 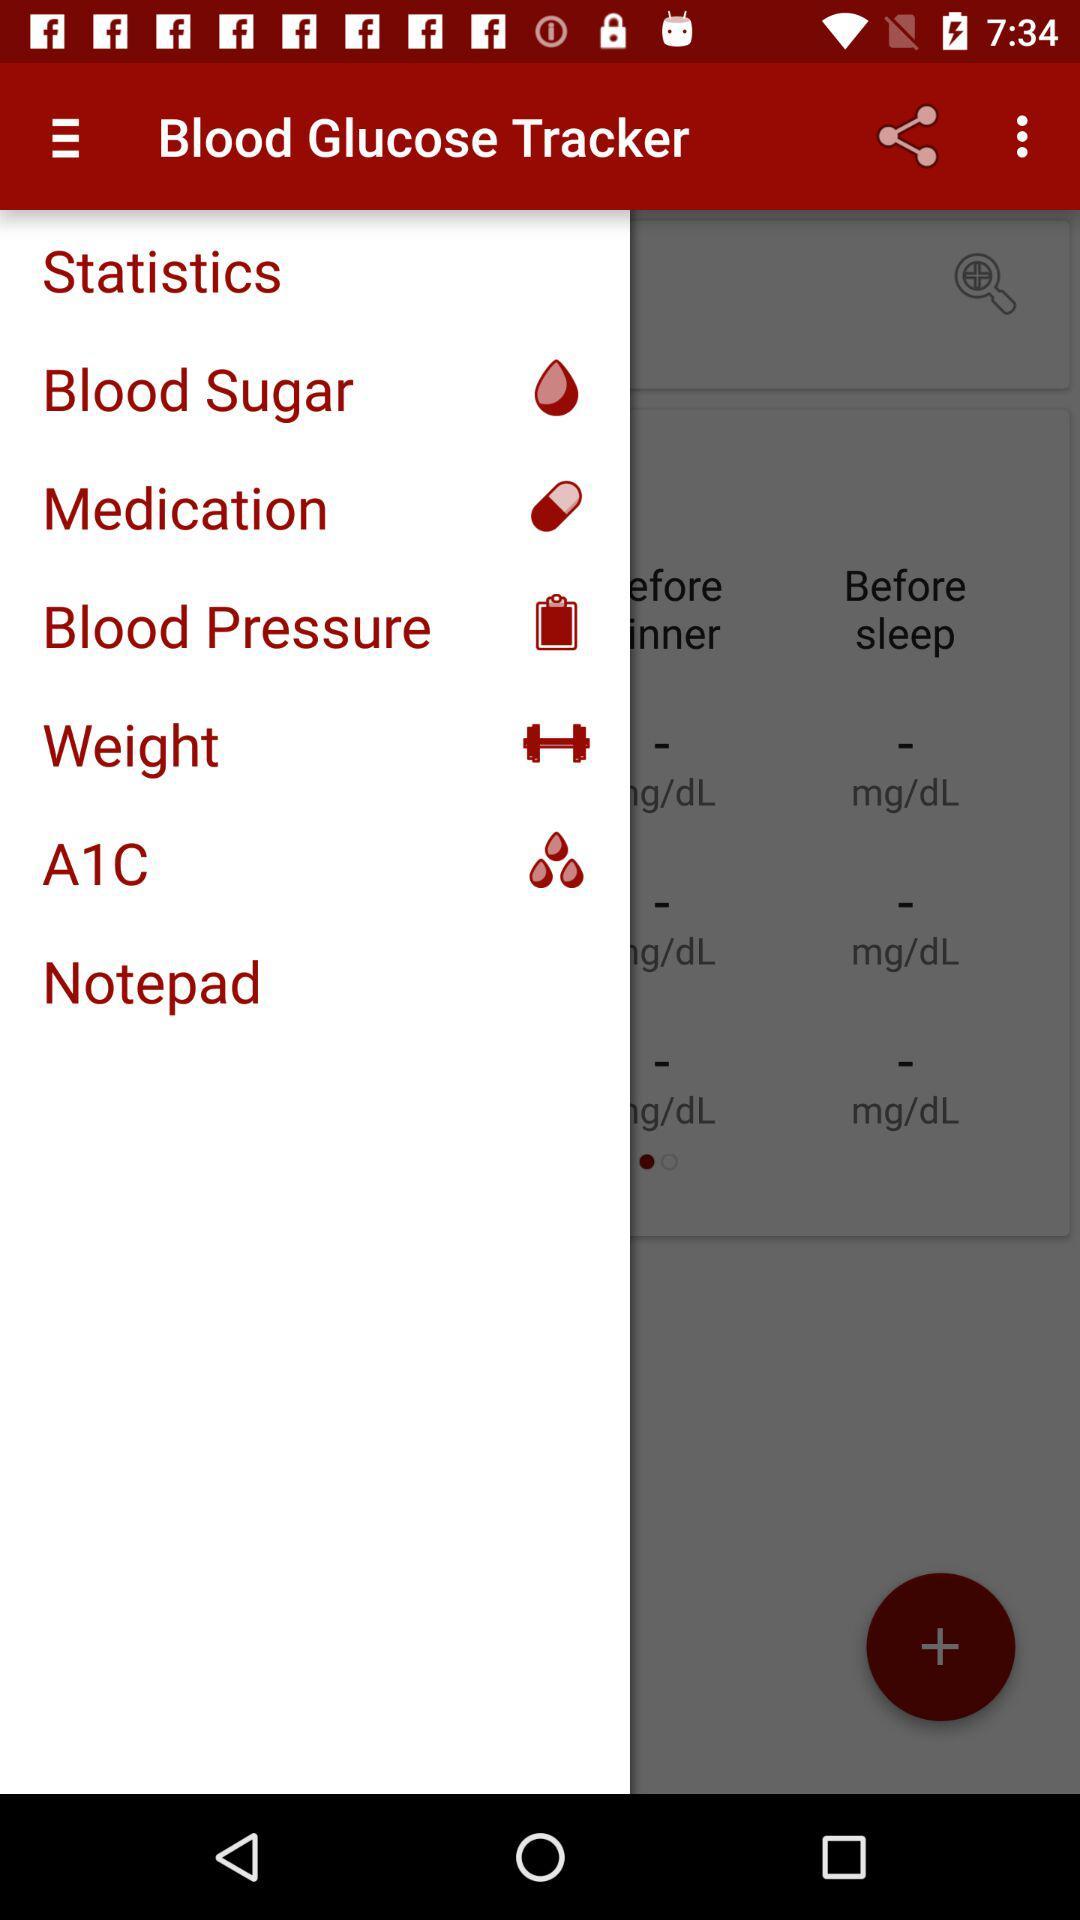 What do you see at coordinates (940, 1654) in the screenshot?
I see `the add icon` at bounding box center [940, 1654].